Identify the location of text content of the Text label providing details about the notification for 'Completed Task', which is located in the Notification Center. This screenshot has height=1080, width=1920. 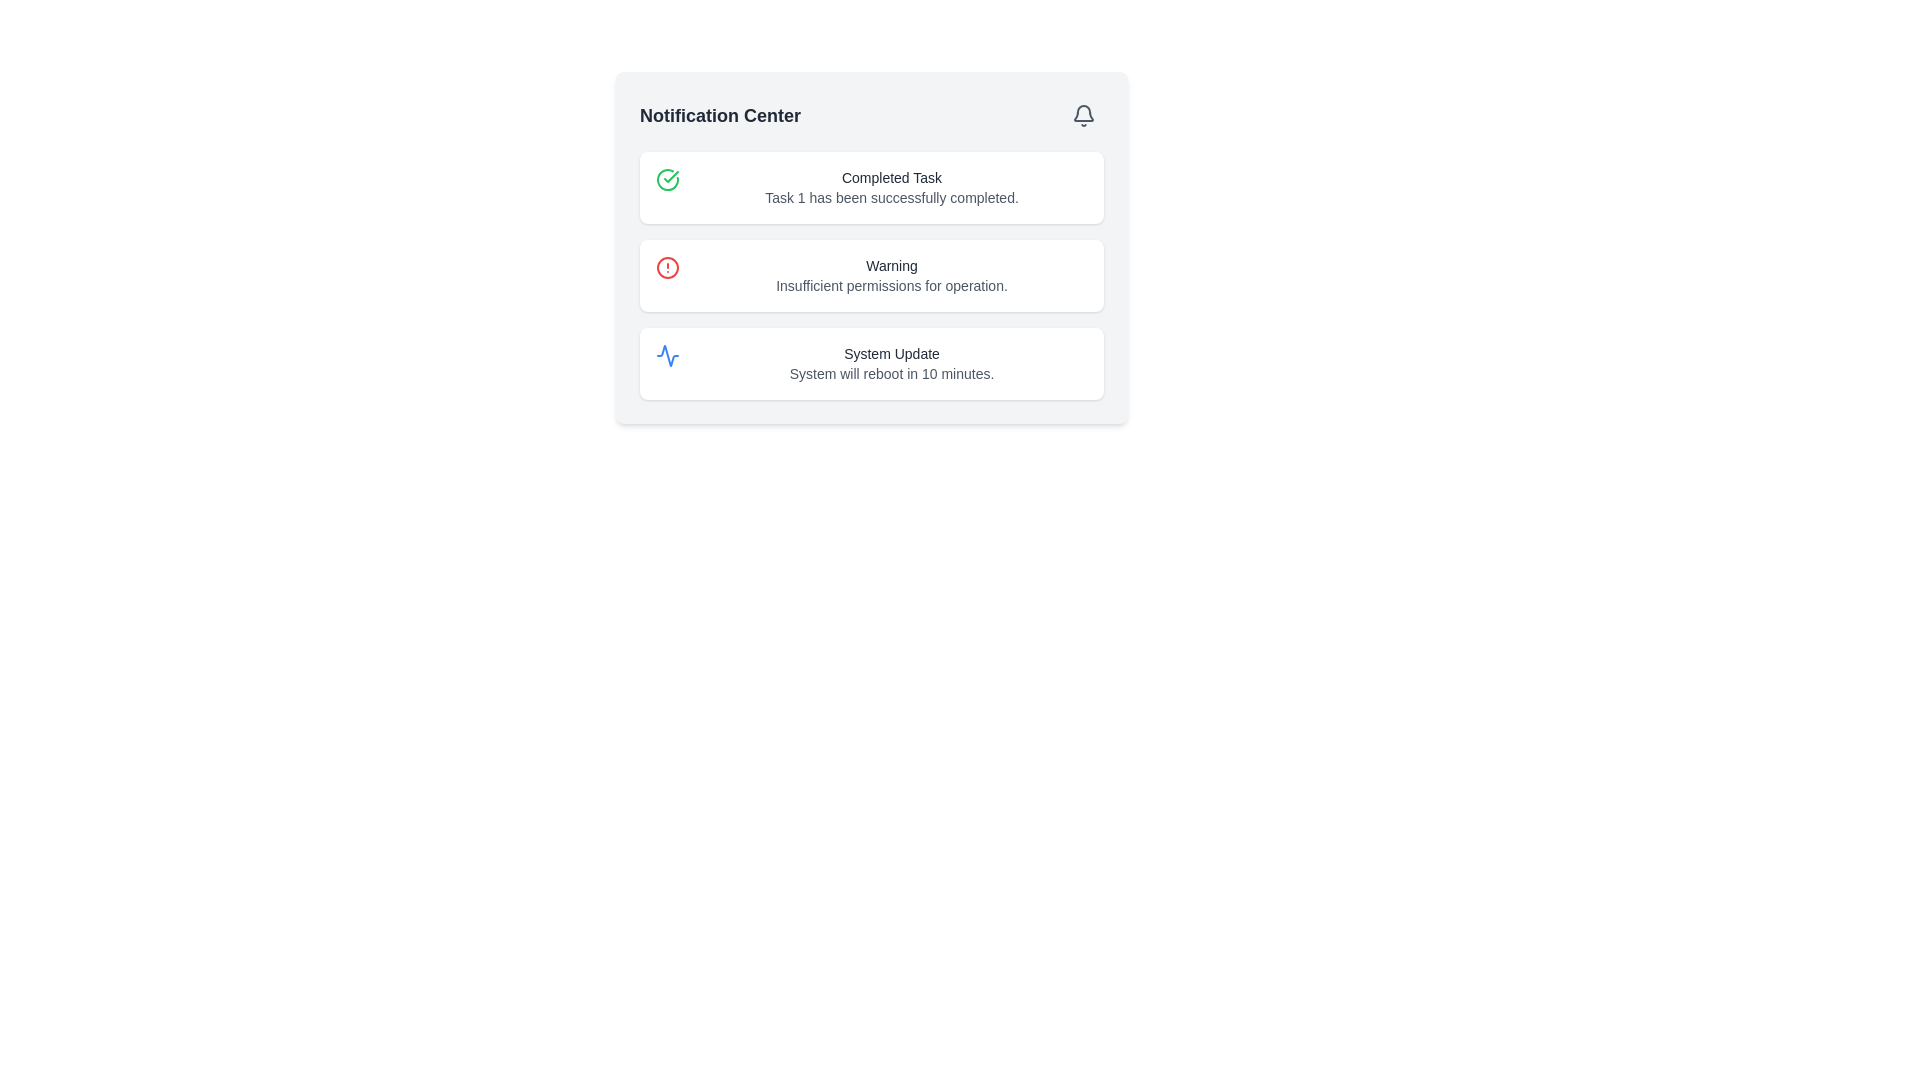
(891, 197).